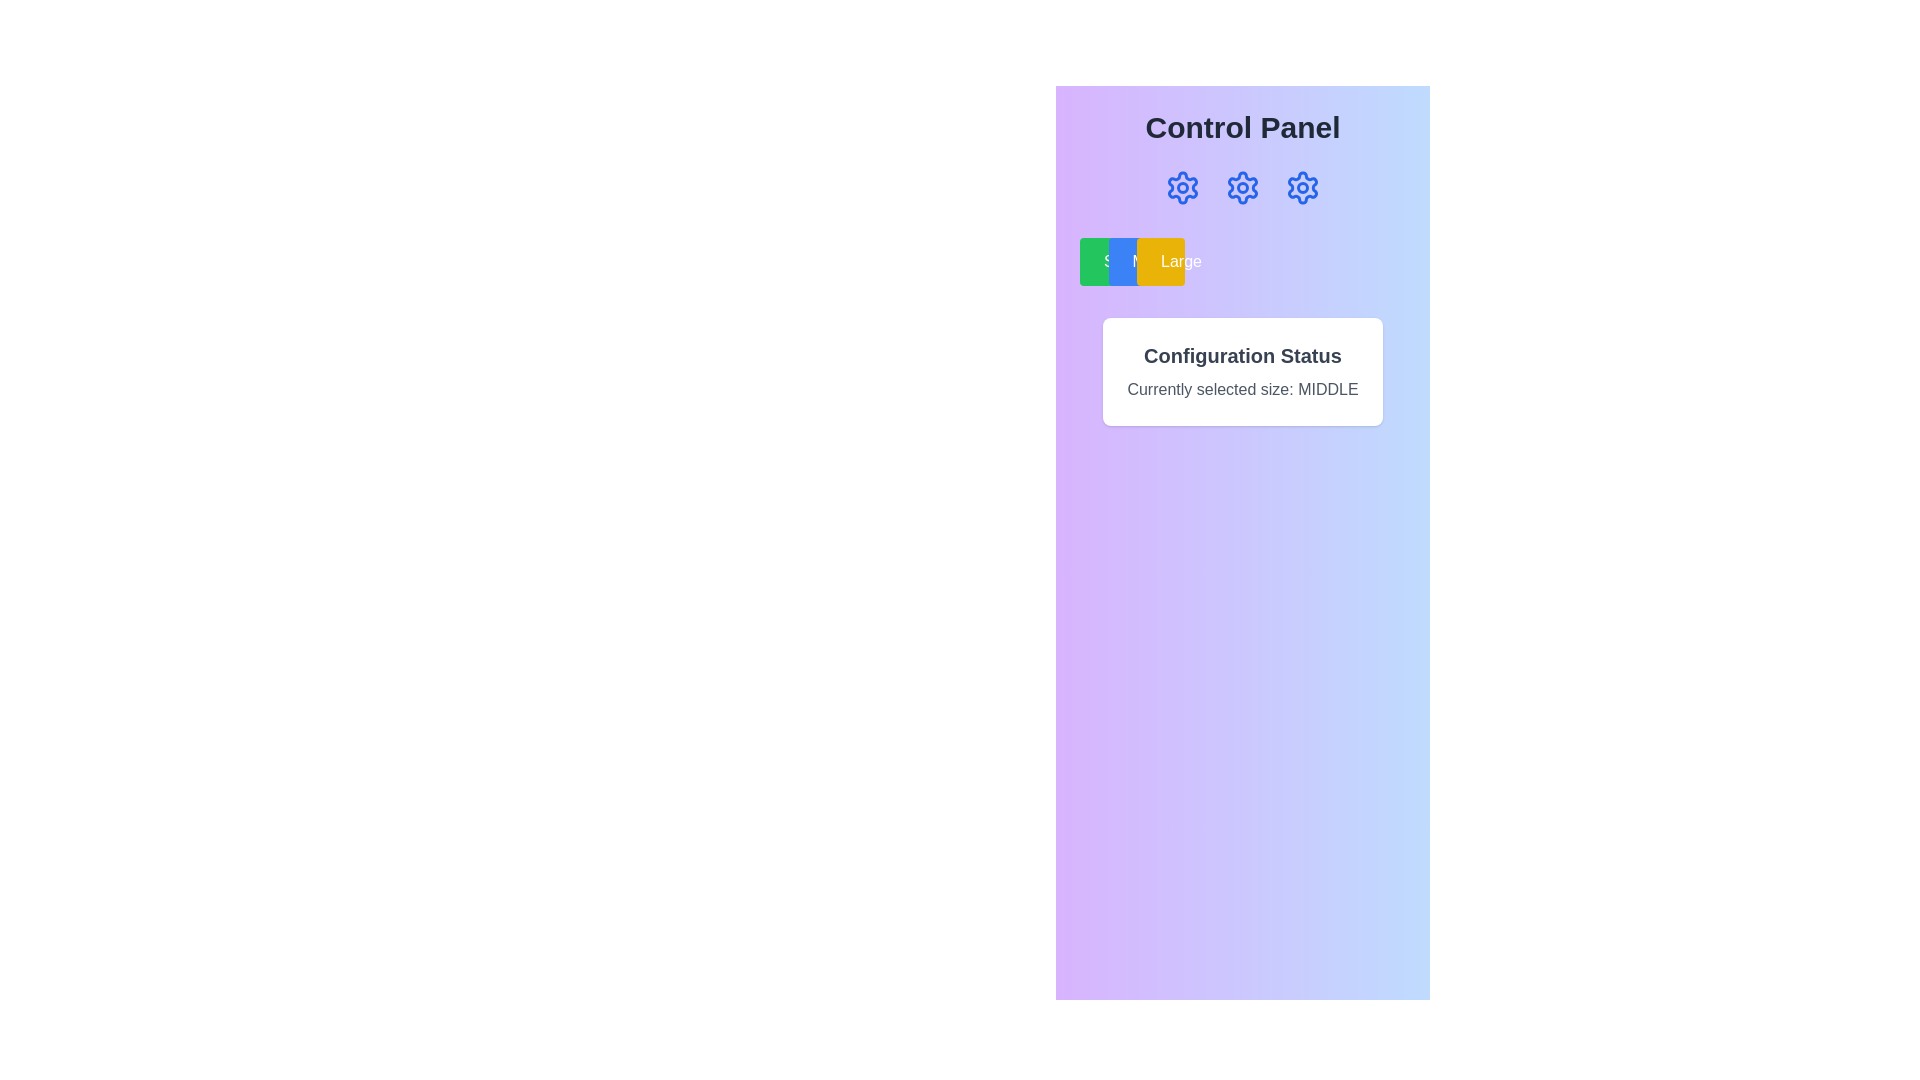 The image size is (1920, 1080). Describe the element at coordinates (1182, 188) in the screenshot. I see `the small circular decorative graphic located within the first gear icon at the top-center section of the interface` at that location.